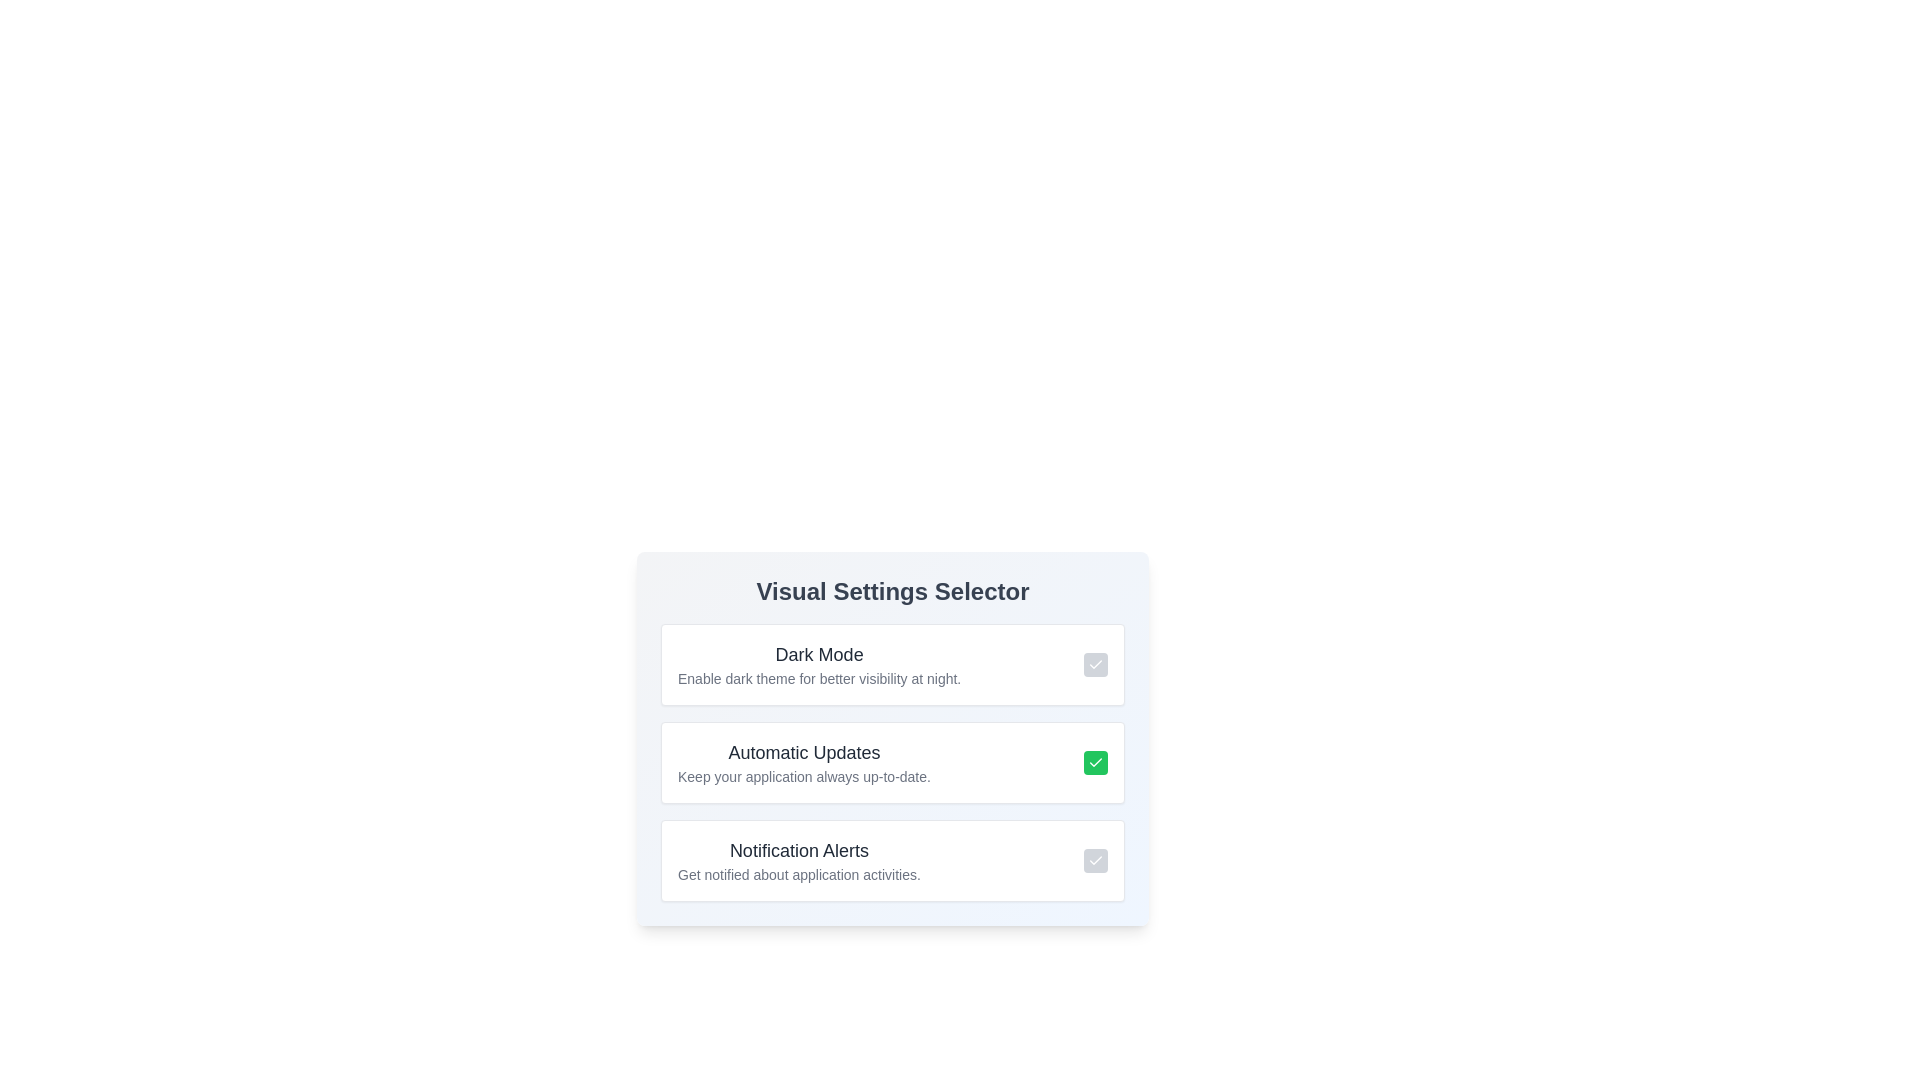 This screenshot has height=1080, width=1920. Describe the element at coordinates (891, 763) in the screenshot. I see `the second item in the settings control module, which is a toggle button for enabling or disabling automatic updates, located below 'Dark Mode' and above 'Notification Alerts'` at that location.